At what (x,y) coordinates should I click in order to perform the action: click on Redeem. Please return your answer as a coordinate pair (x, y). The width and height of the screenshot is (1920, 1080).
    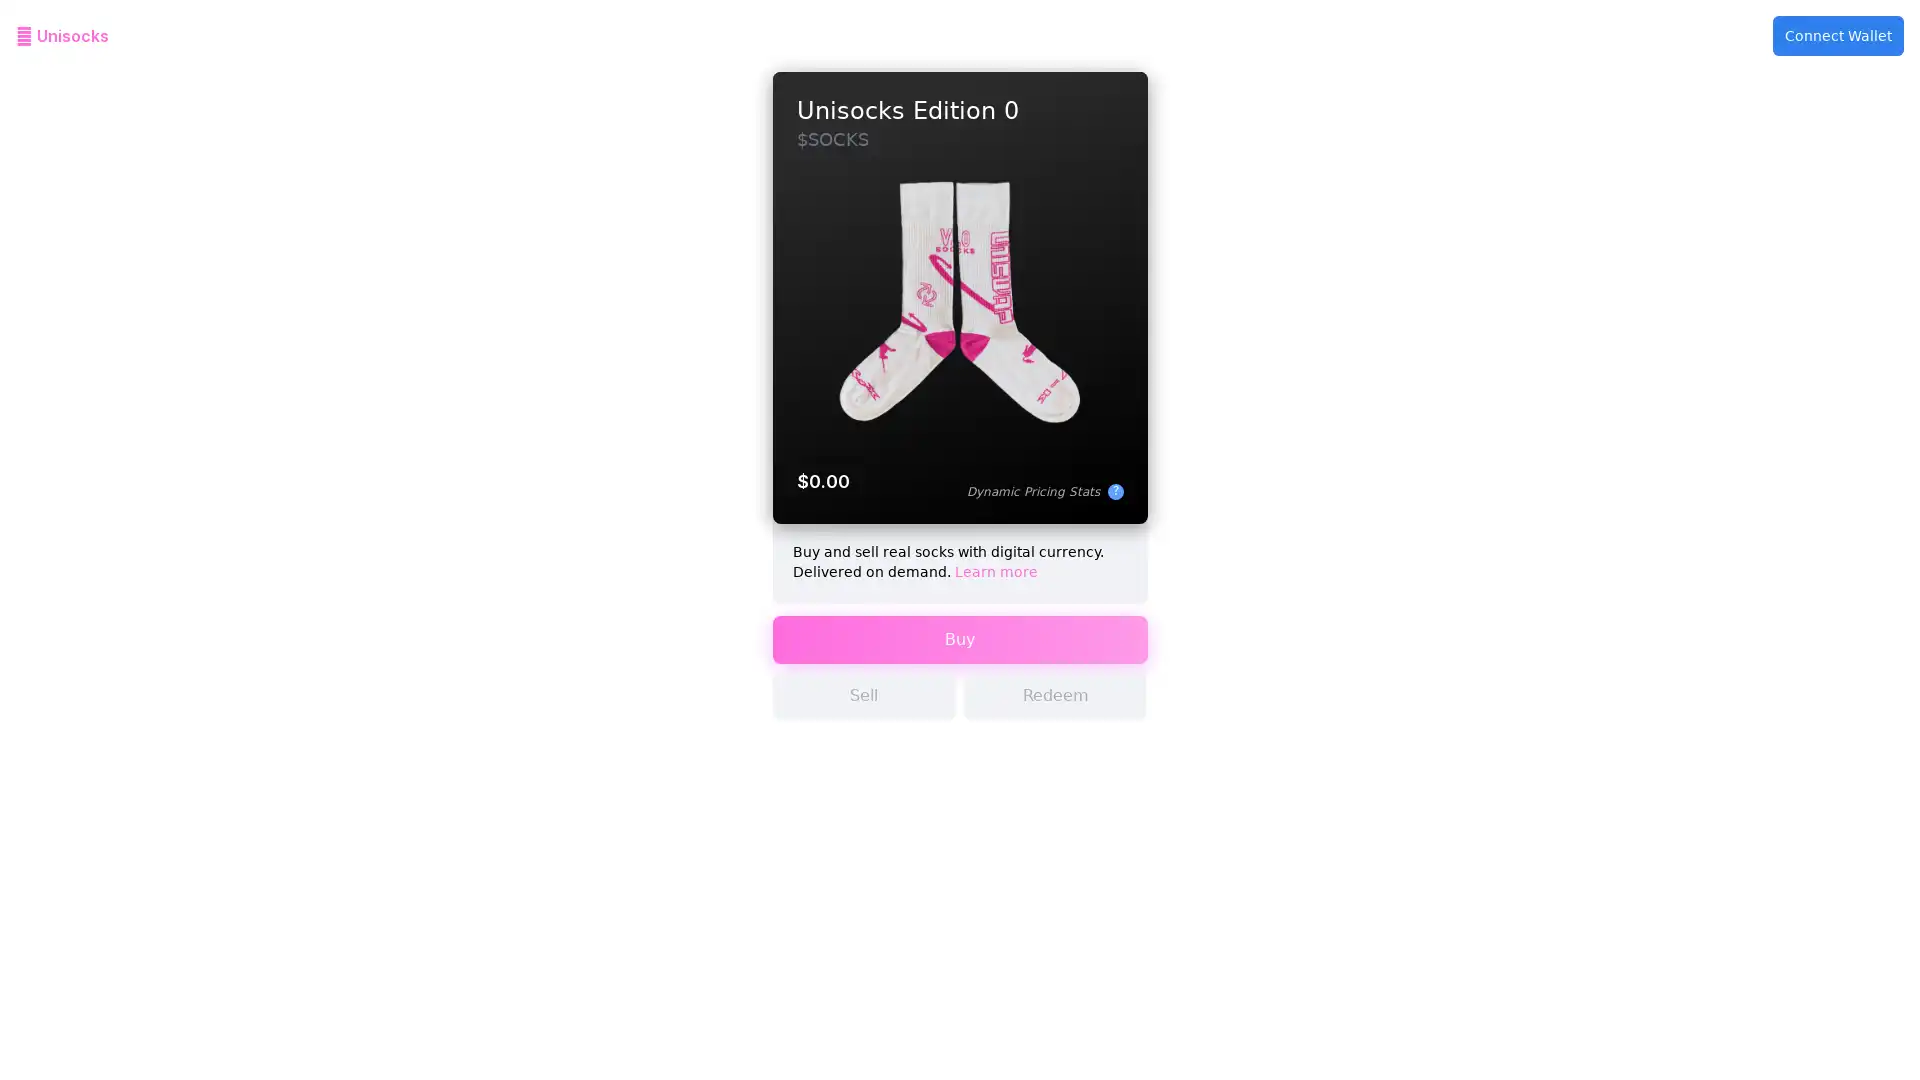
    Looking at the image, I should click on (1054, 712).